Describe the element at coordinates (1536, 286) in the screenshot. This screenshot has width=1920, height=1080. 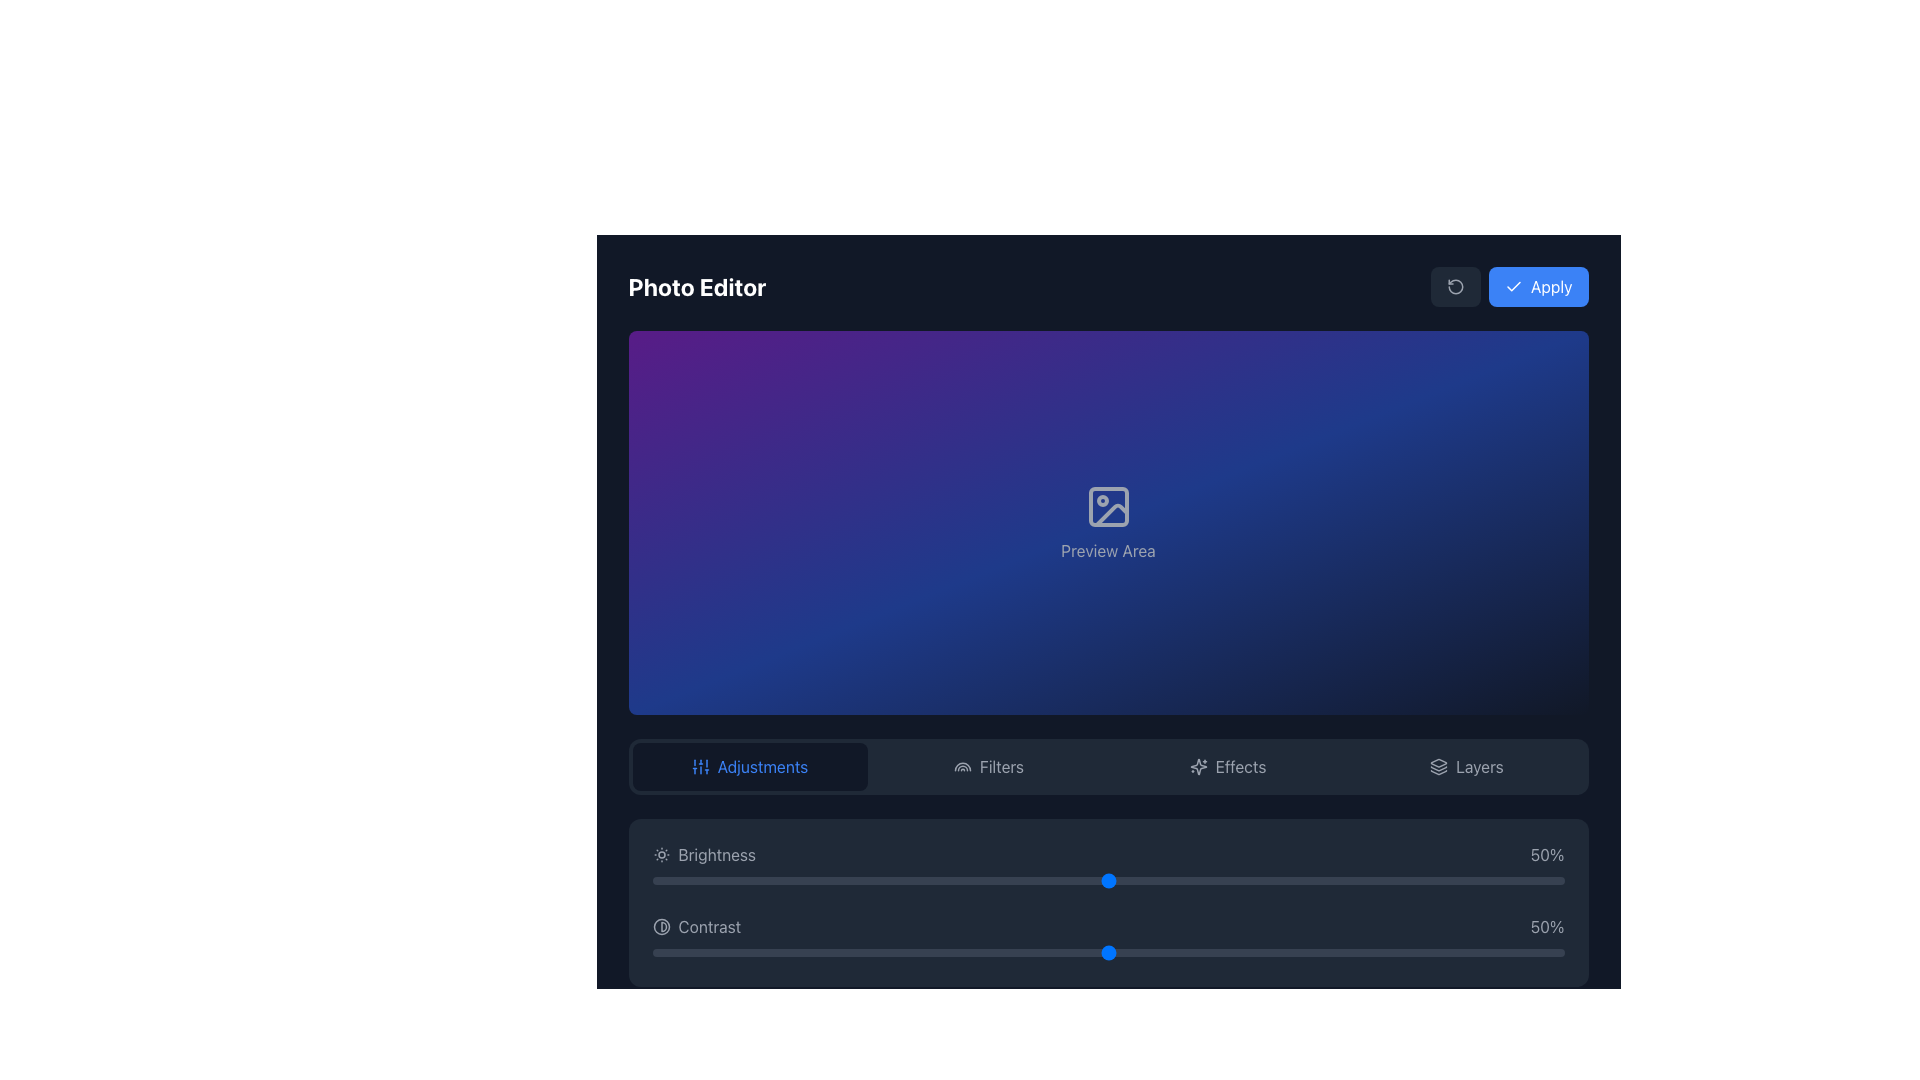
I see `the 'Apply' button located at the top-right of the interface, adjacent to another button` at that location.